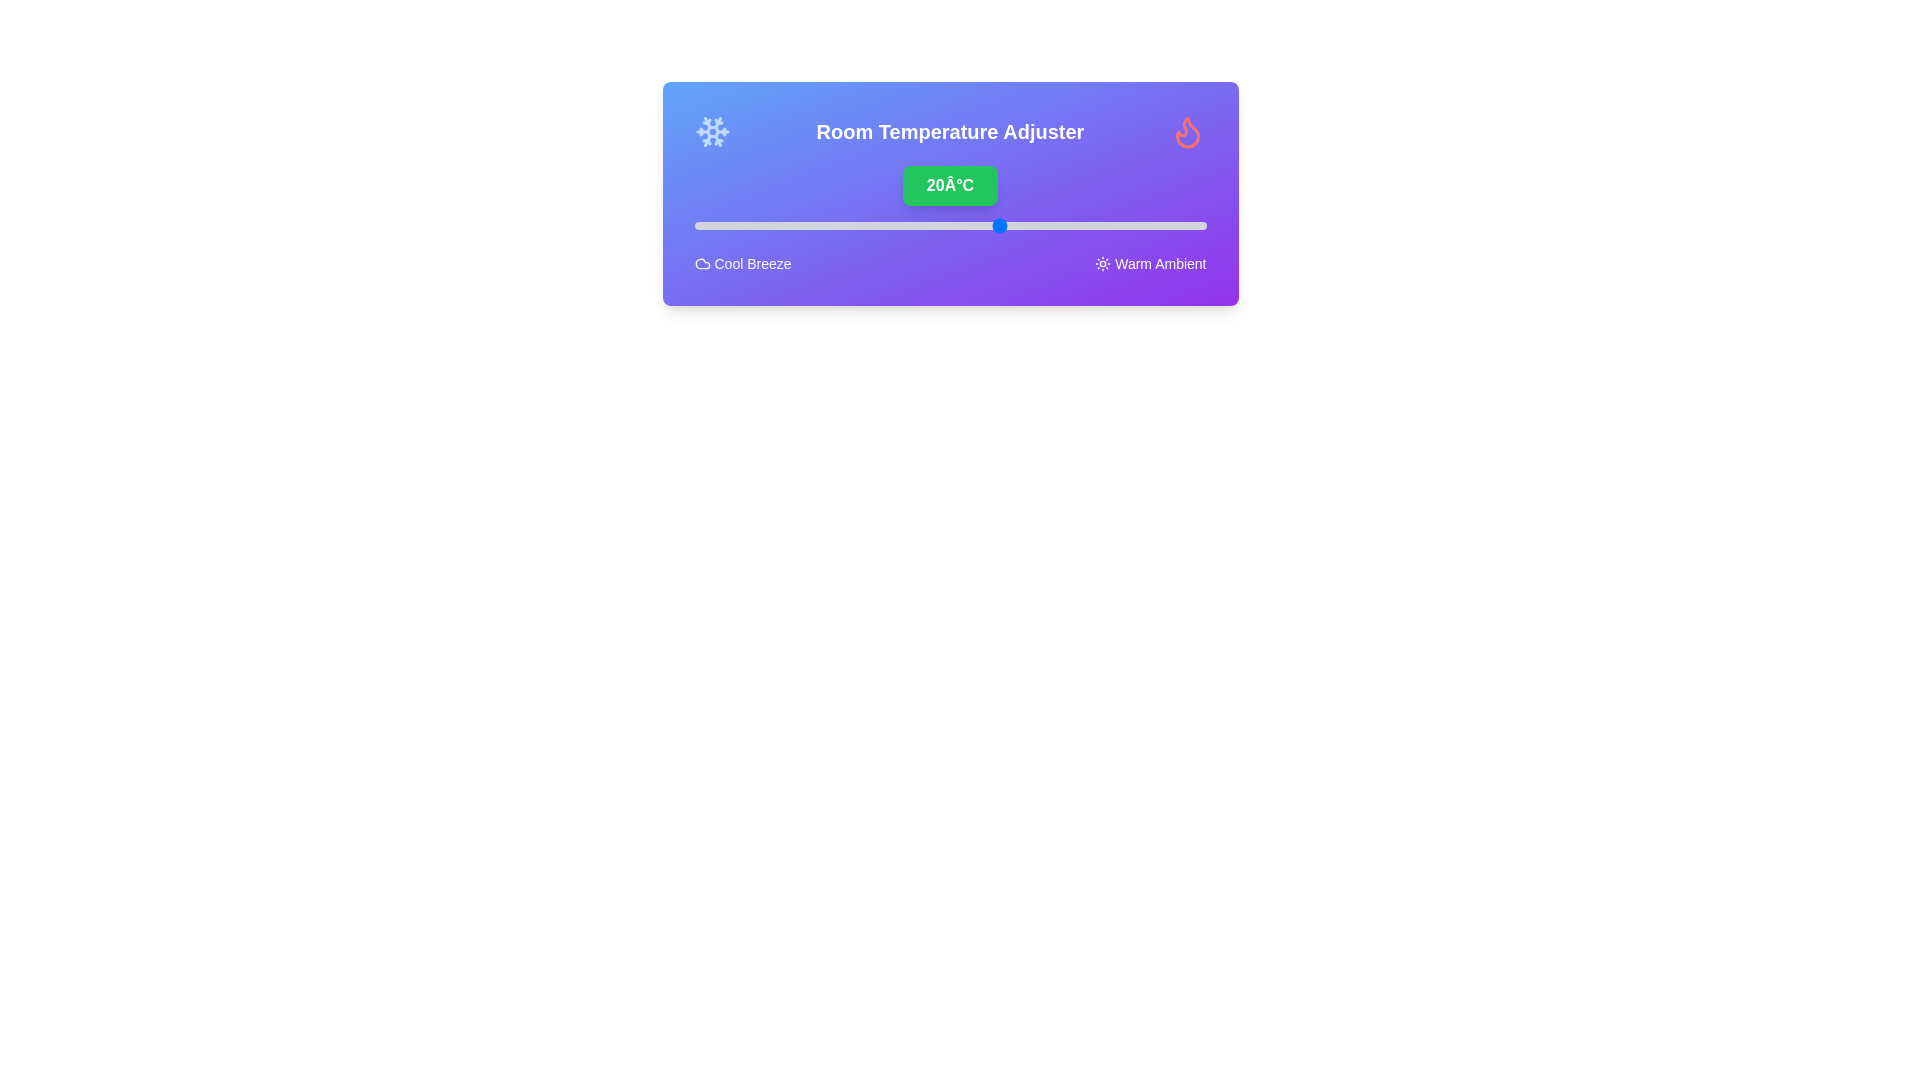  Describe the element at coordinates (1001, 225) in the screenshot. I see `the temperature slider to set the temperature to 20°C` at that location.